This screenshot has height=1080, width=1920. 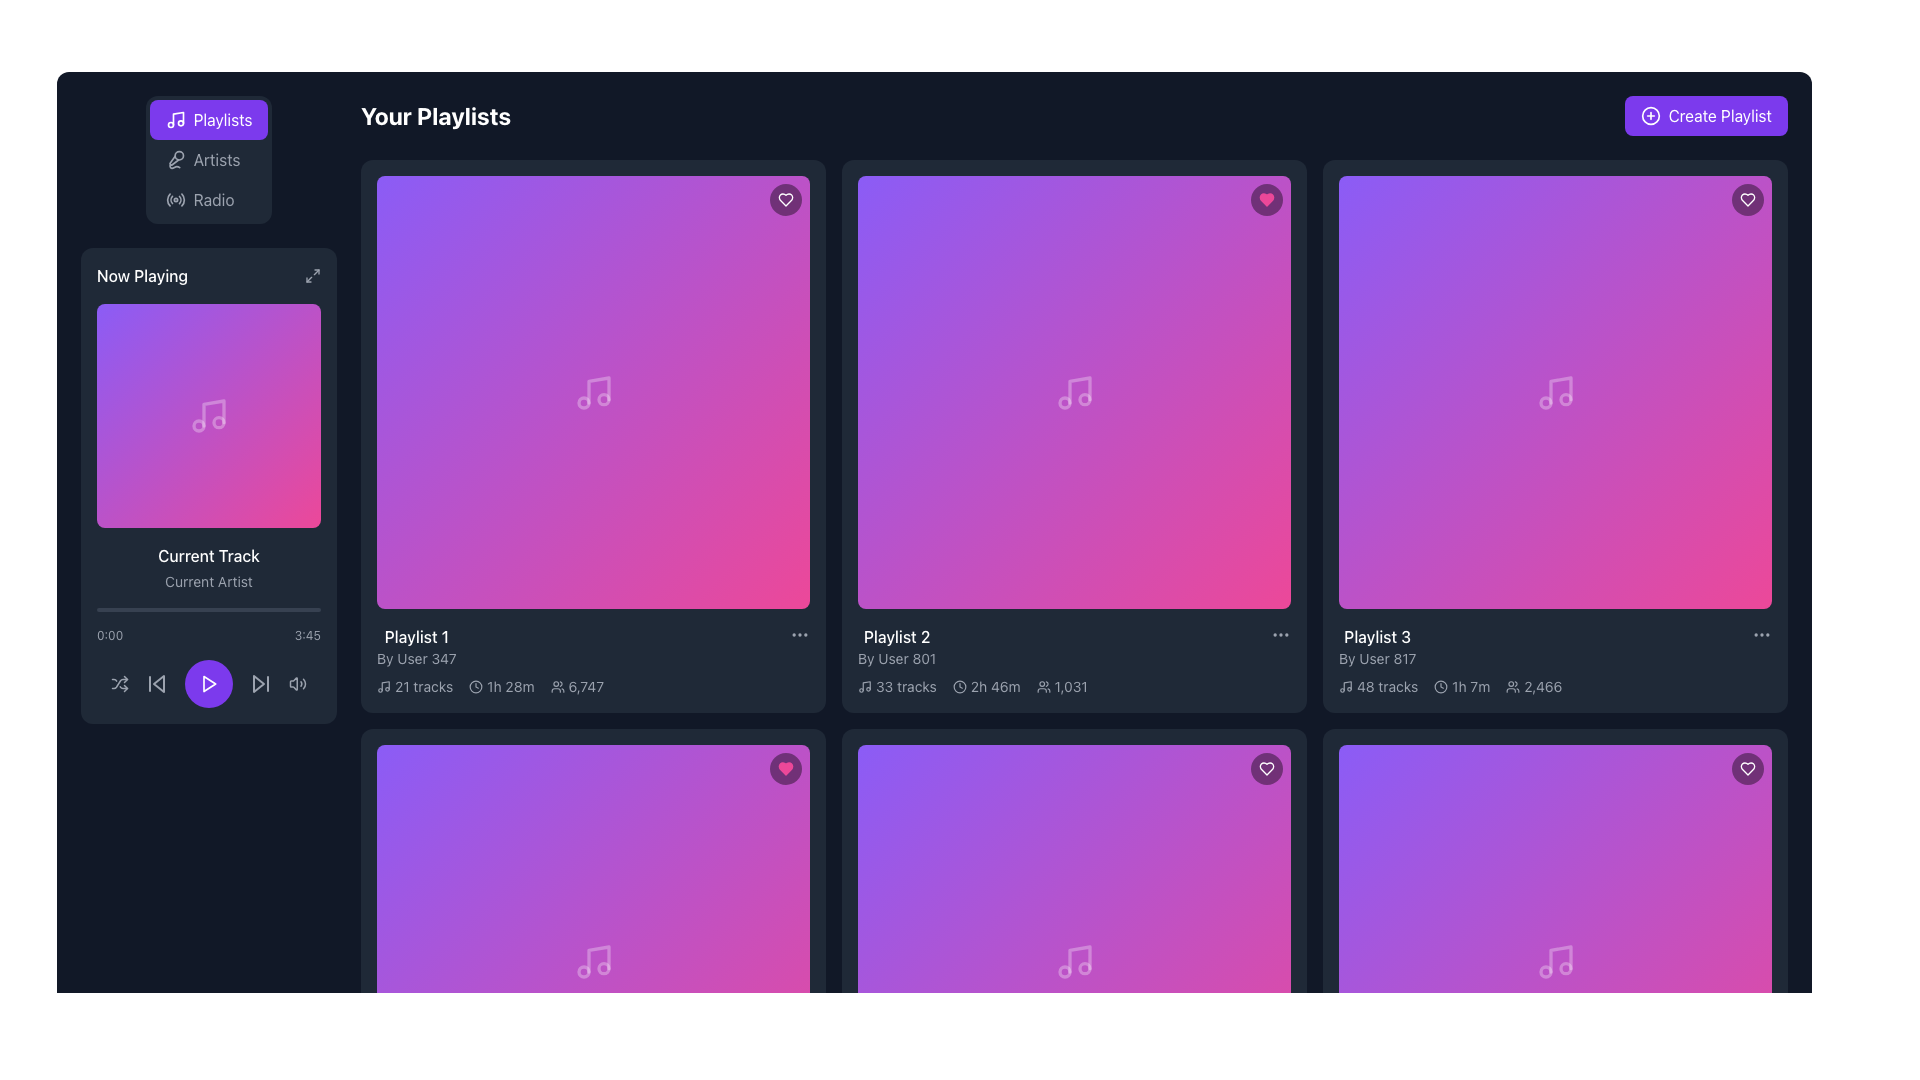 I want to click on the circular SVG graphic component that is part of the clock icon located towards the center-right of the interface, adjacent to playlist track length and listener count, so click(x=958, y=685).